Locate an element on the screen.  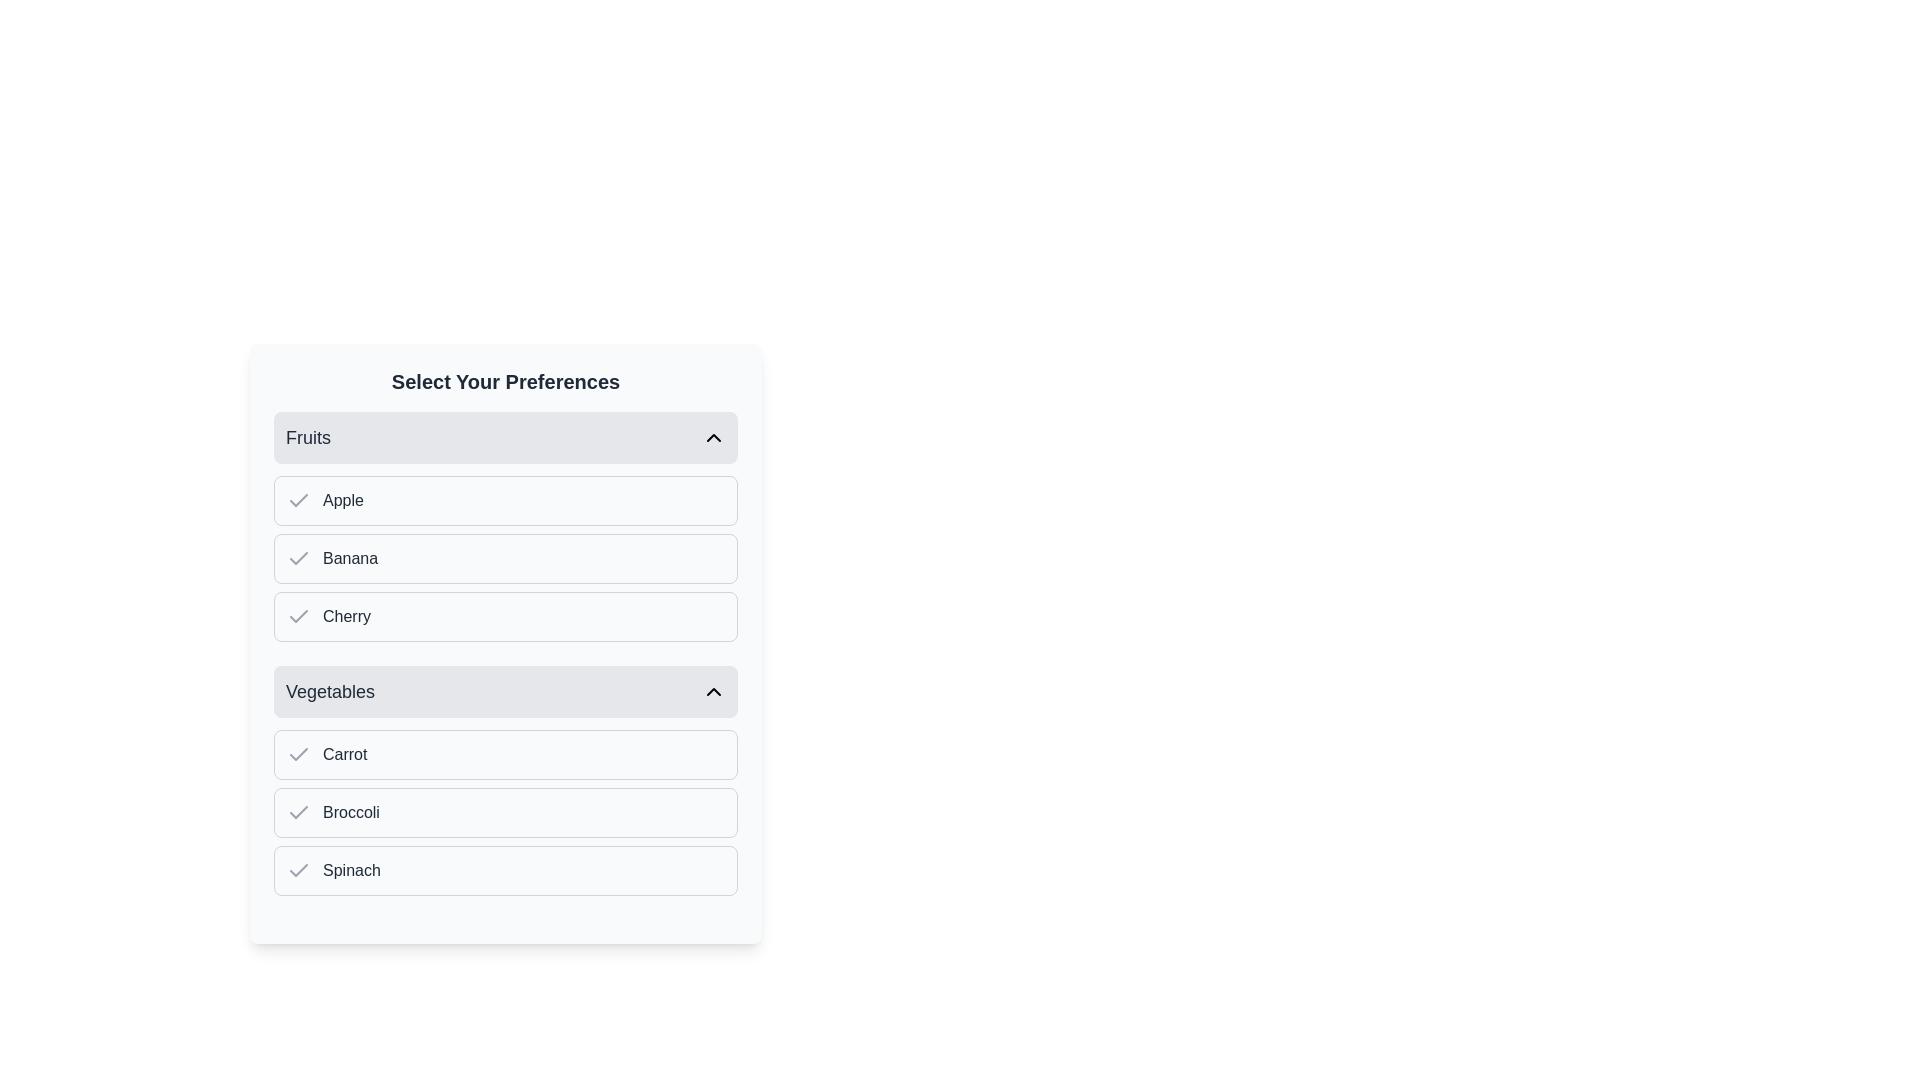
the SVG-based icon element located in the right corner of the header bar labeled 'Fruits' is located at coordinates (714, 437).